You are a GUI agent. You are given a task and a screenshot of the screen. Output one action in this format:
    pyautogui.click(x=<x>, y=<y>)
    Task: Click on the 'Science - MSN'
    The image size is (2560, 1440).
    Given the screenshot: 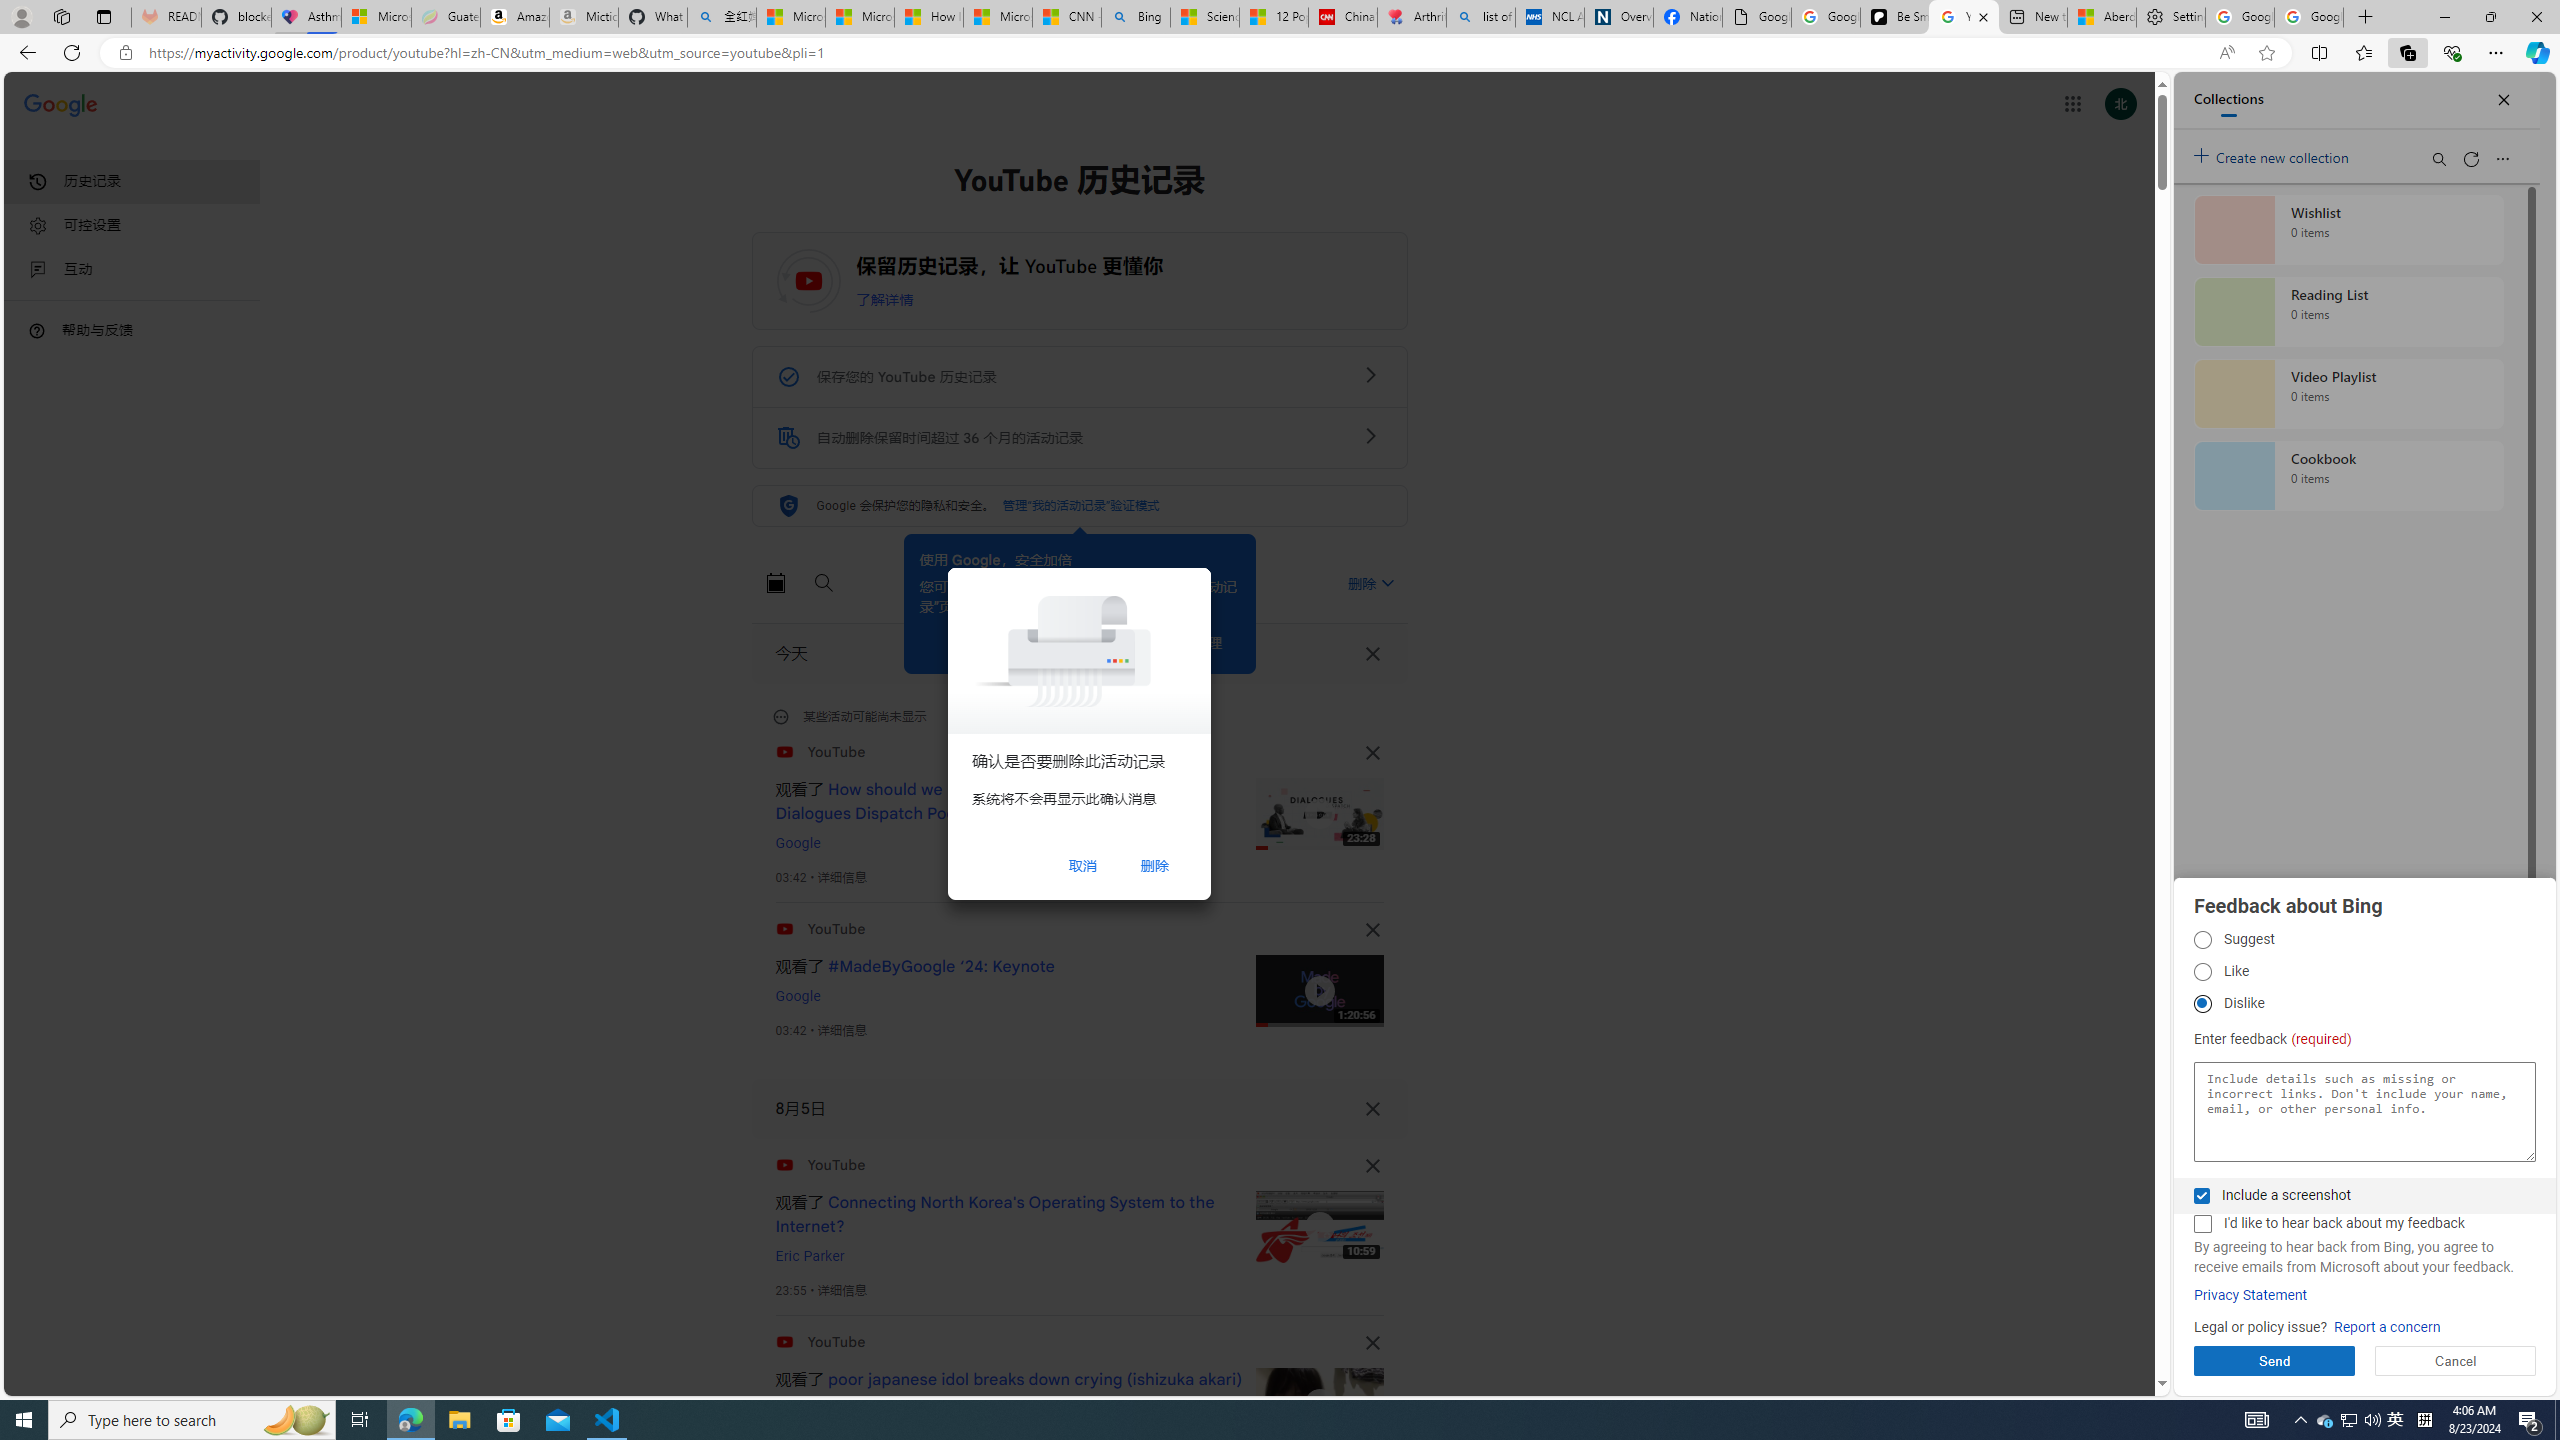 What is the action you would take?
    pyautogui.click(x=1204, y=16)
    